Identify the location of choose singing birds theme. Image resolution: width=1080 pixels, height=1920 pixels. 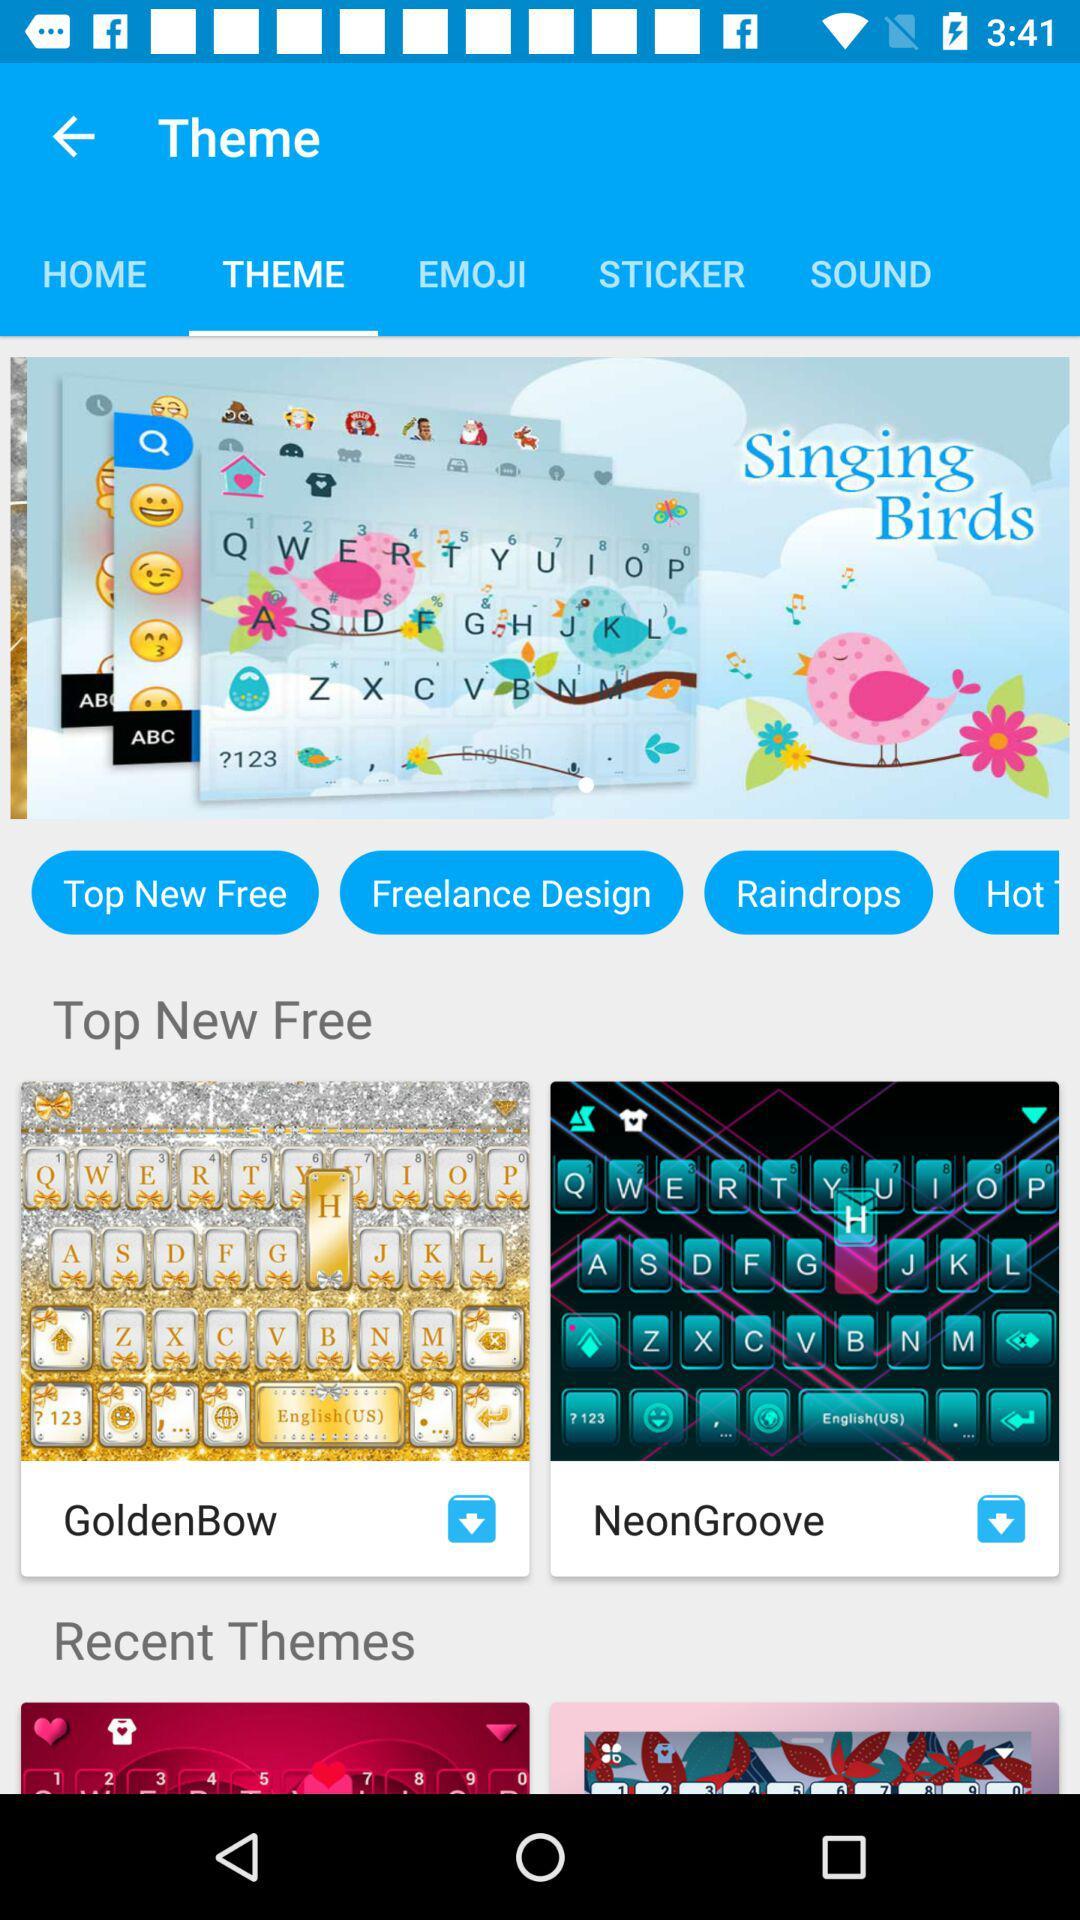
(540, 587).